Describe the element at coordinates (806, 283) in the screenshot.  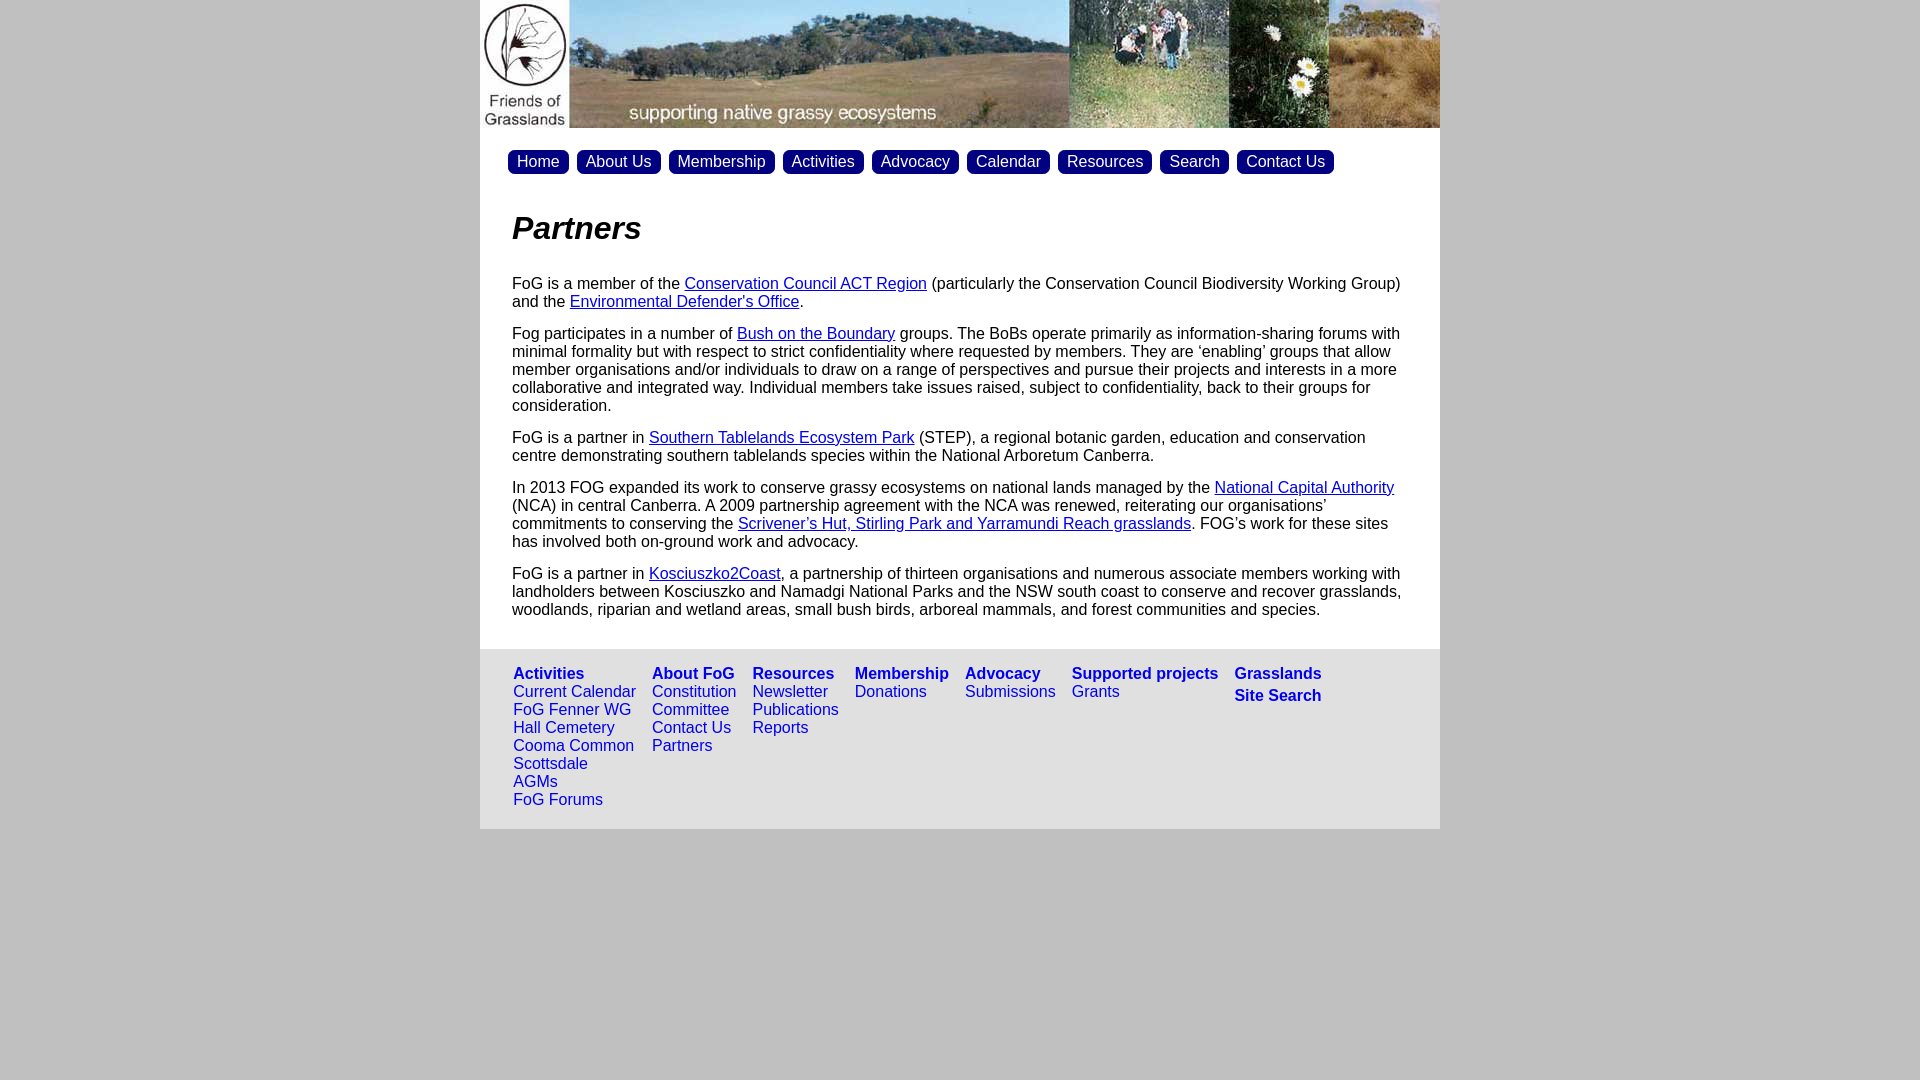
I see `'Conservation Council ACT Region'` at that location.